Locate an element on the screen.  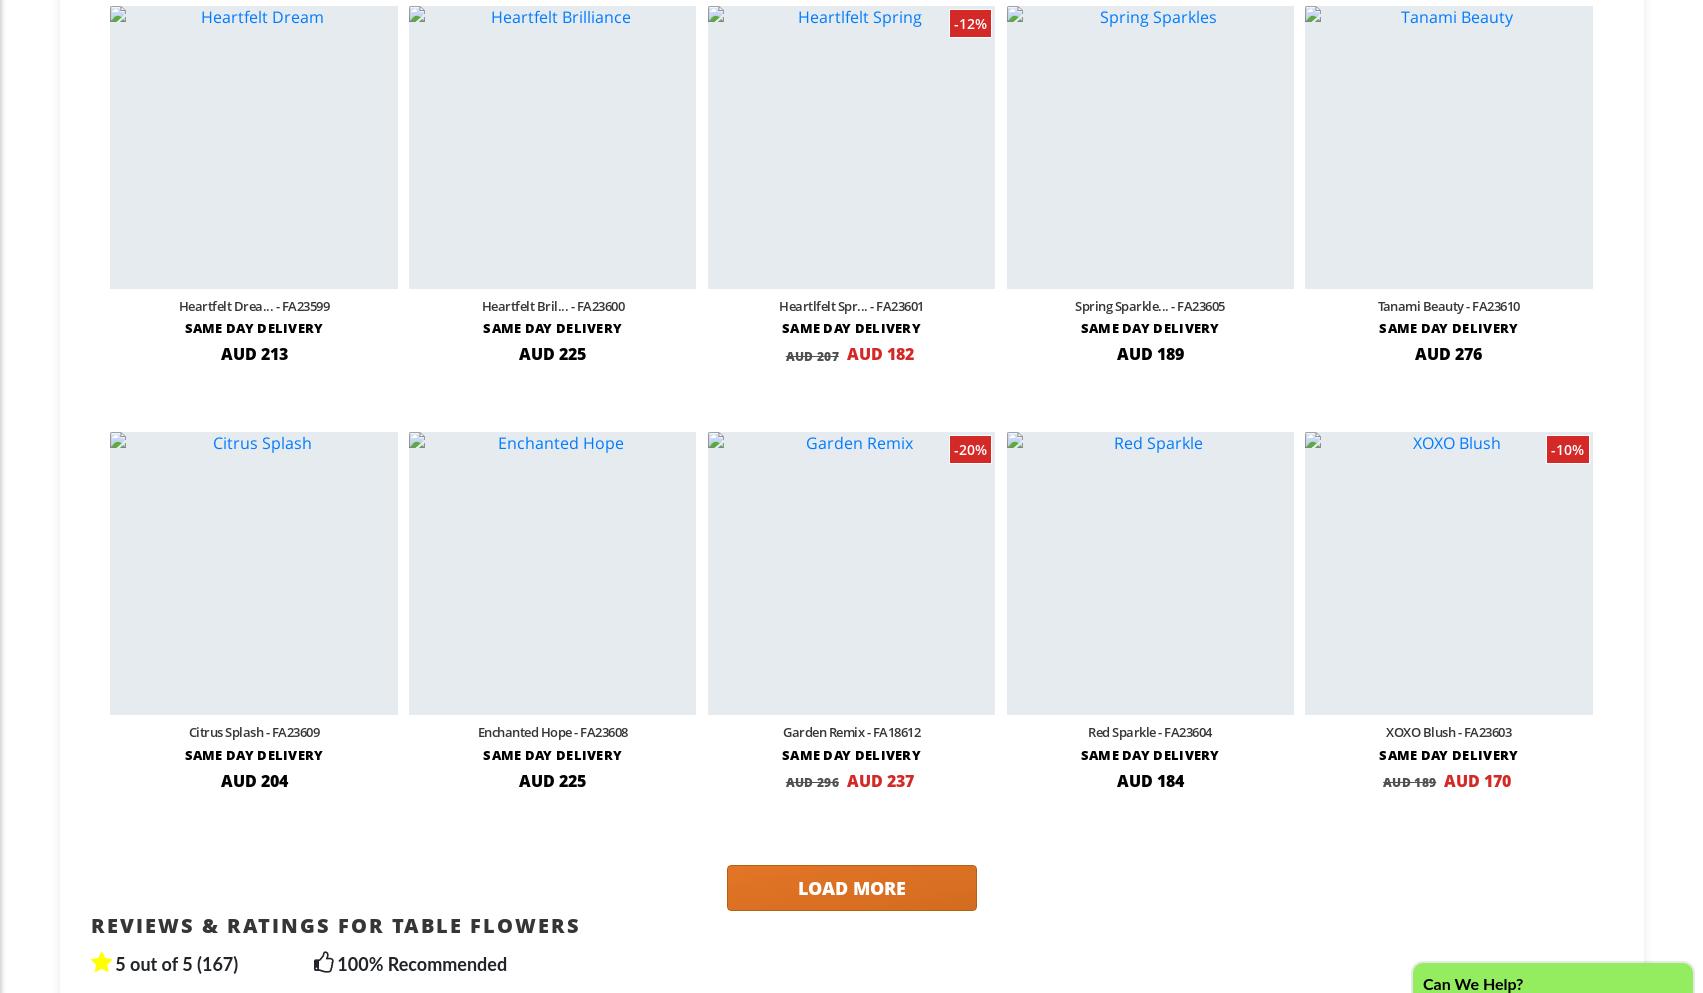
'-20%' is located at coordinates (969, 449).